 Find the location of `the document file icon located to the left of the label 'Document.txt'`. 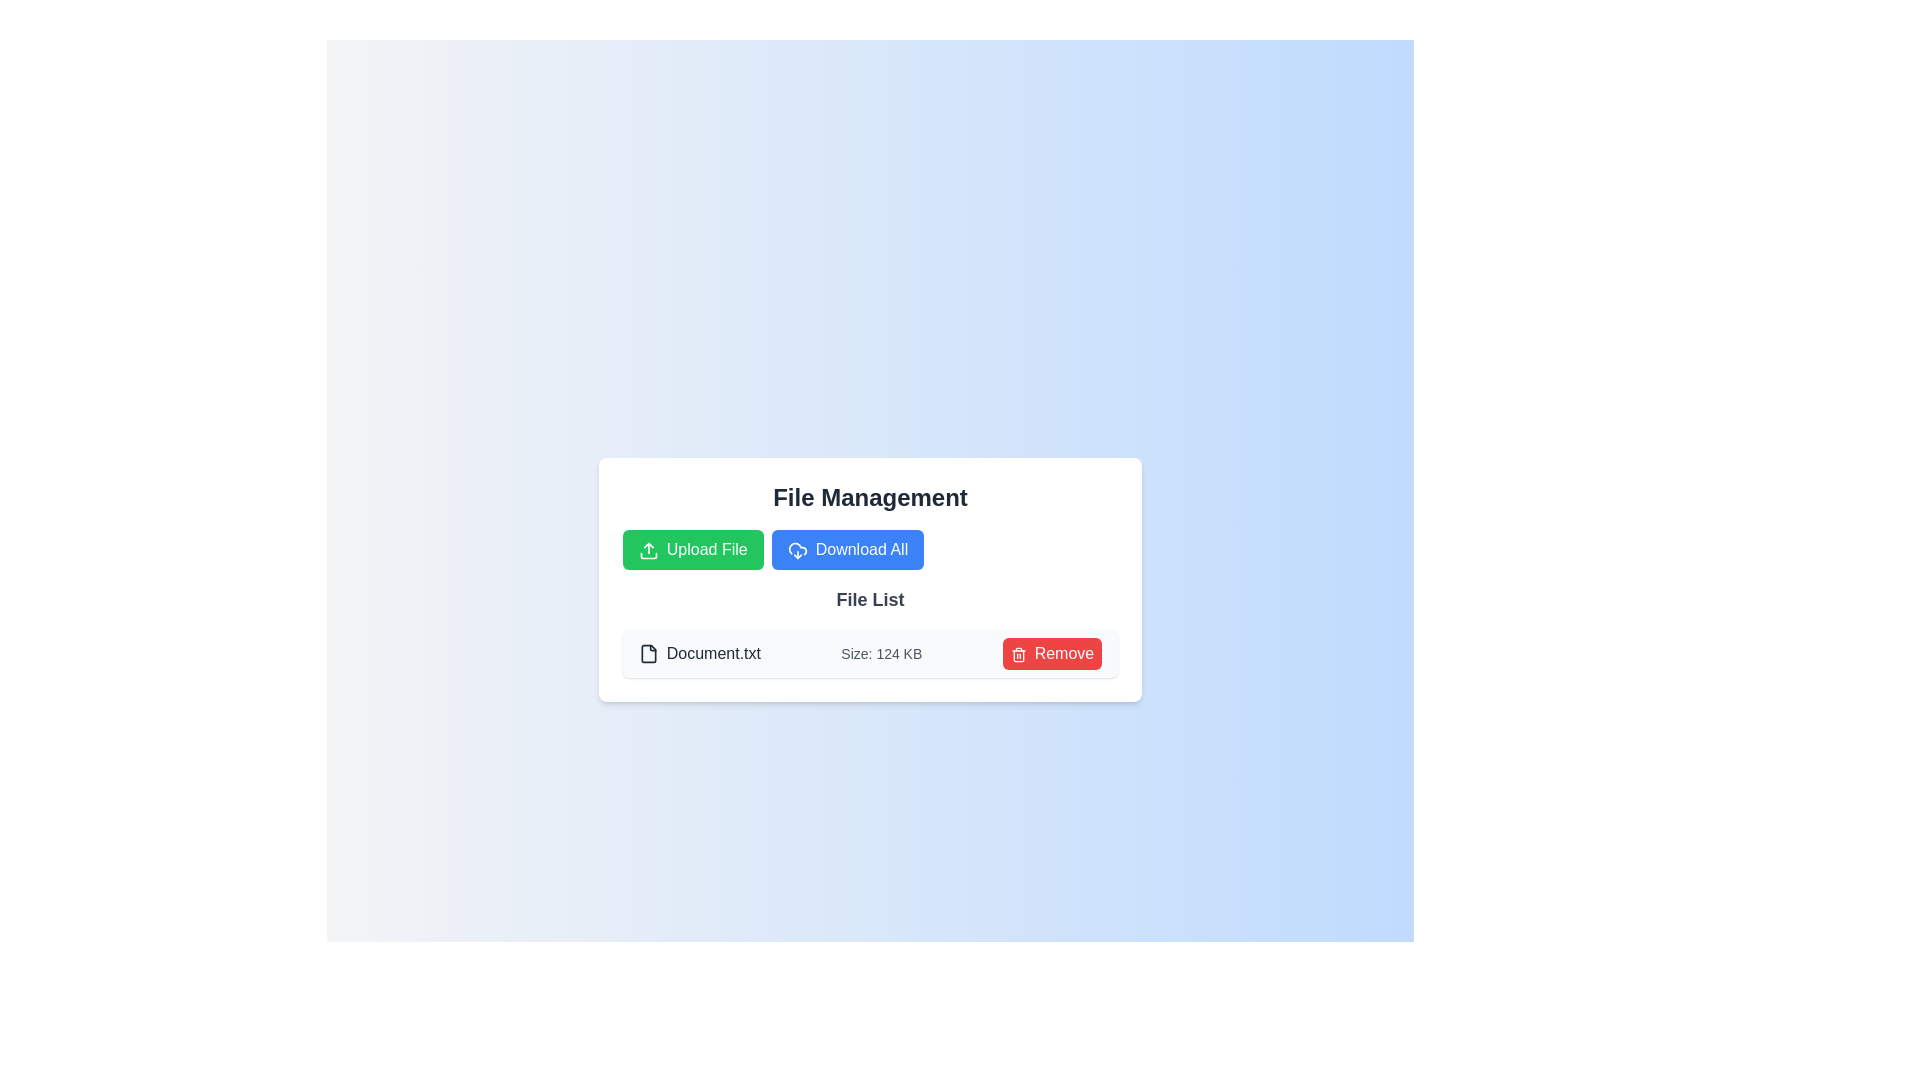

the document file icon located to the left of the label 'Document.txt' is located at coordinates (648, 654).